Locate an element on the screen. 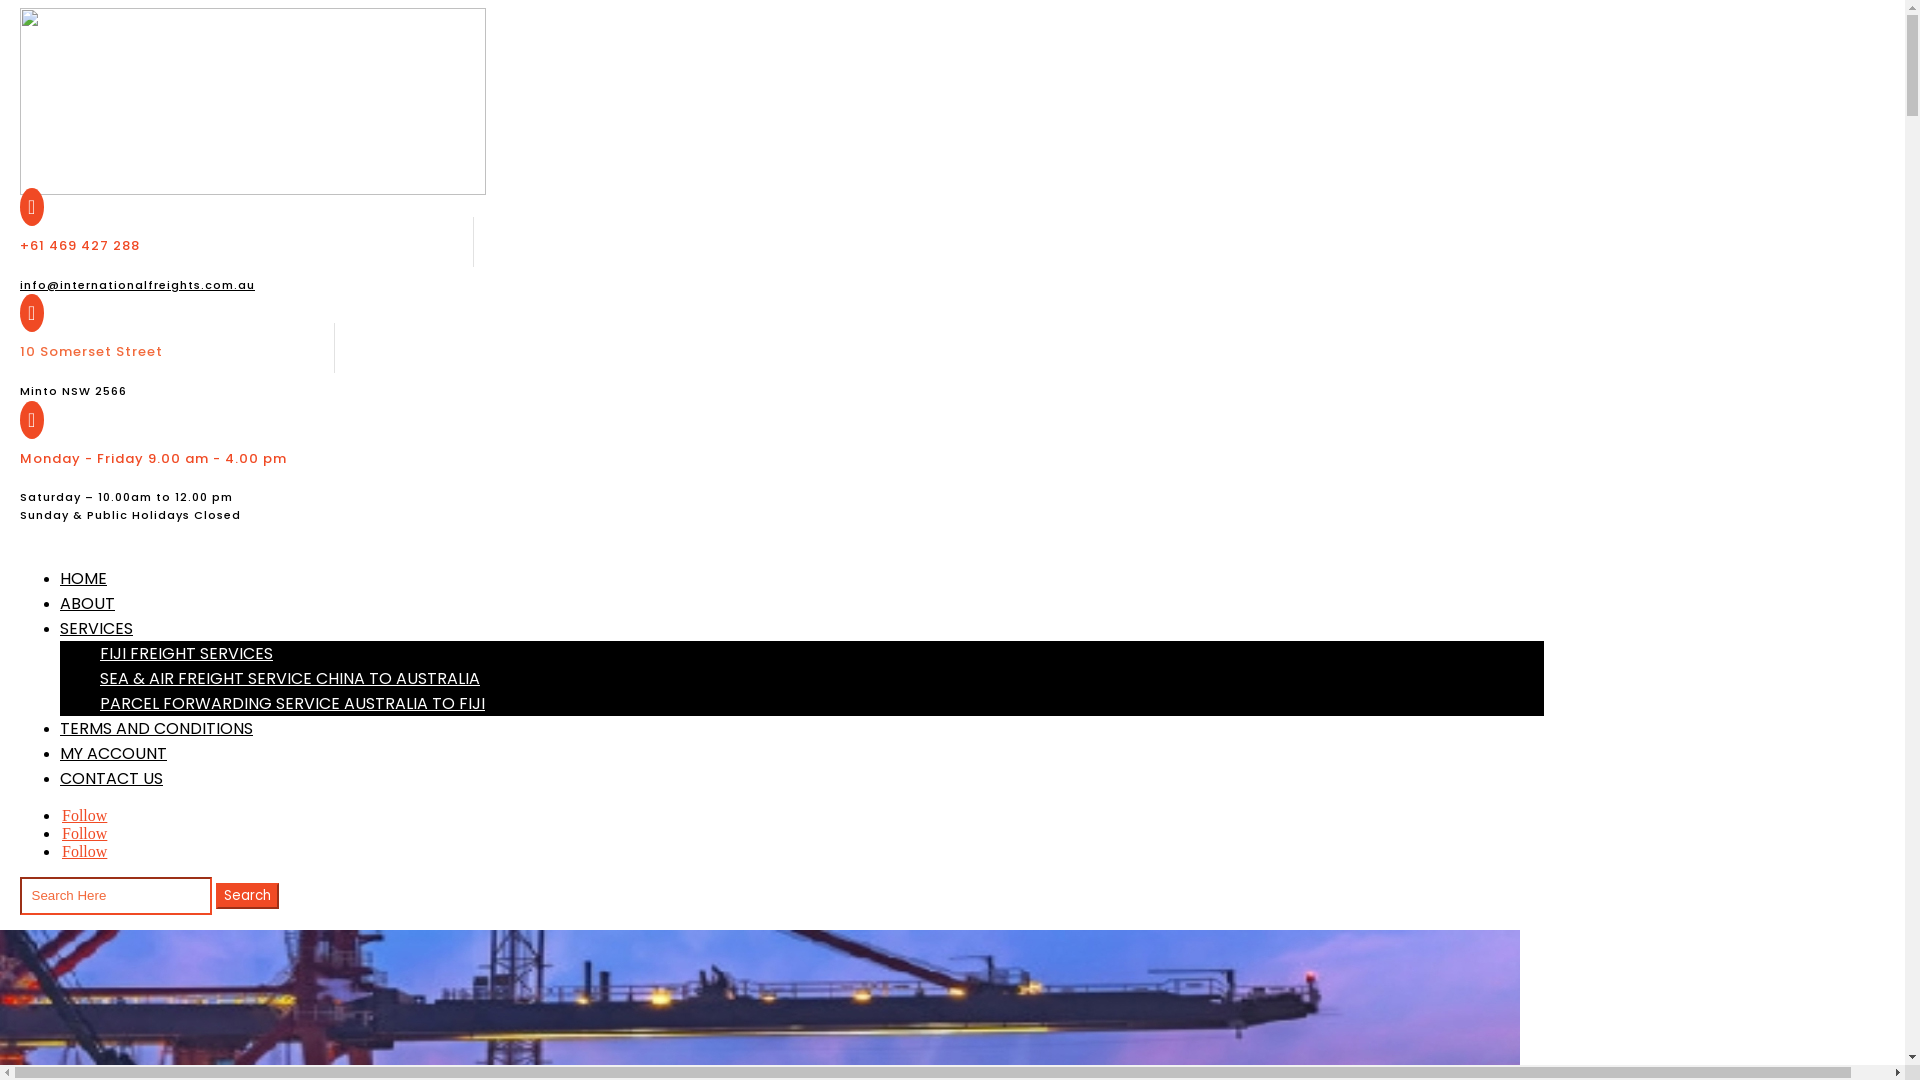 The width and height of the screenshot is (1920, 1080). 'ABOUT' is located at coordinates (86, 602).